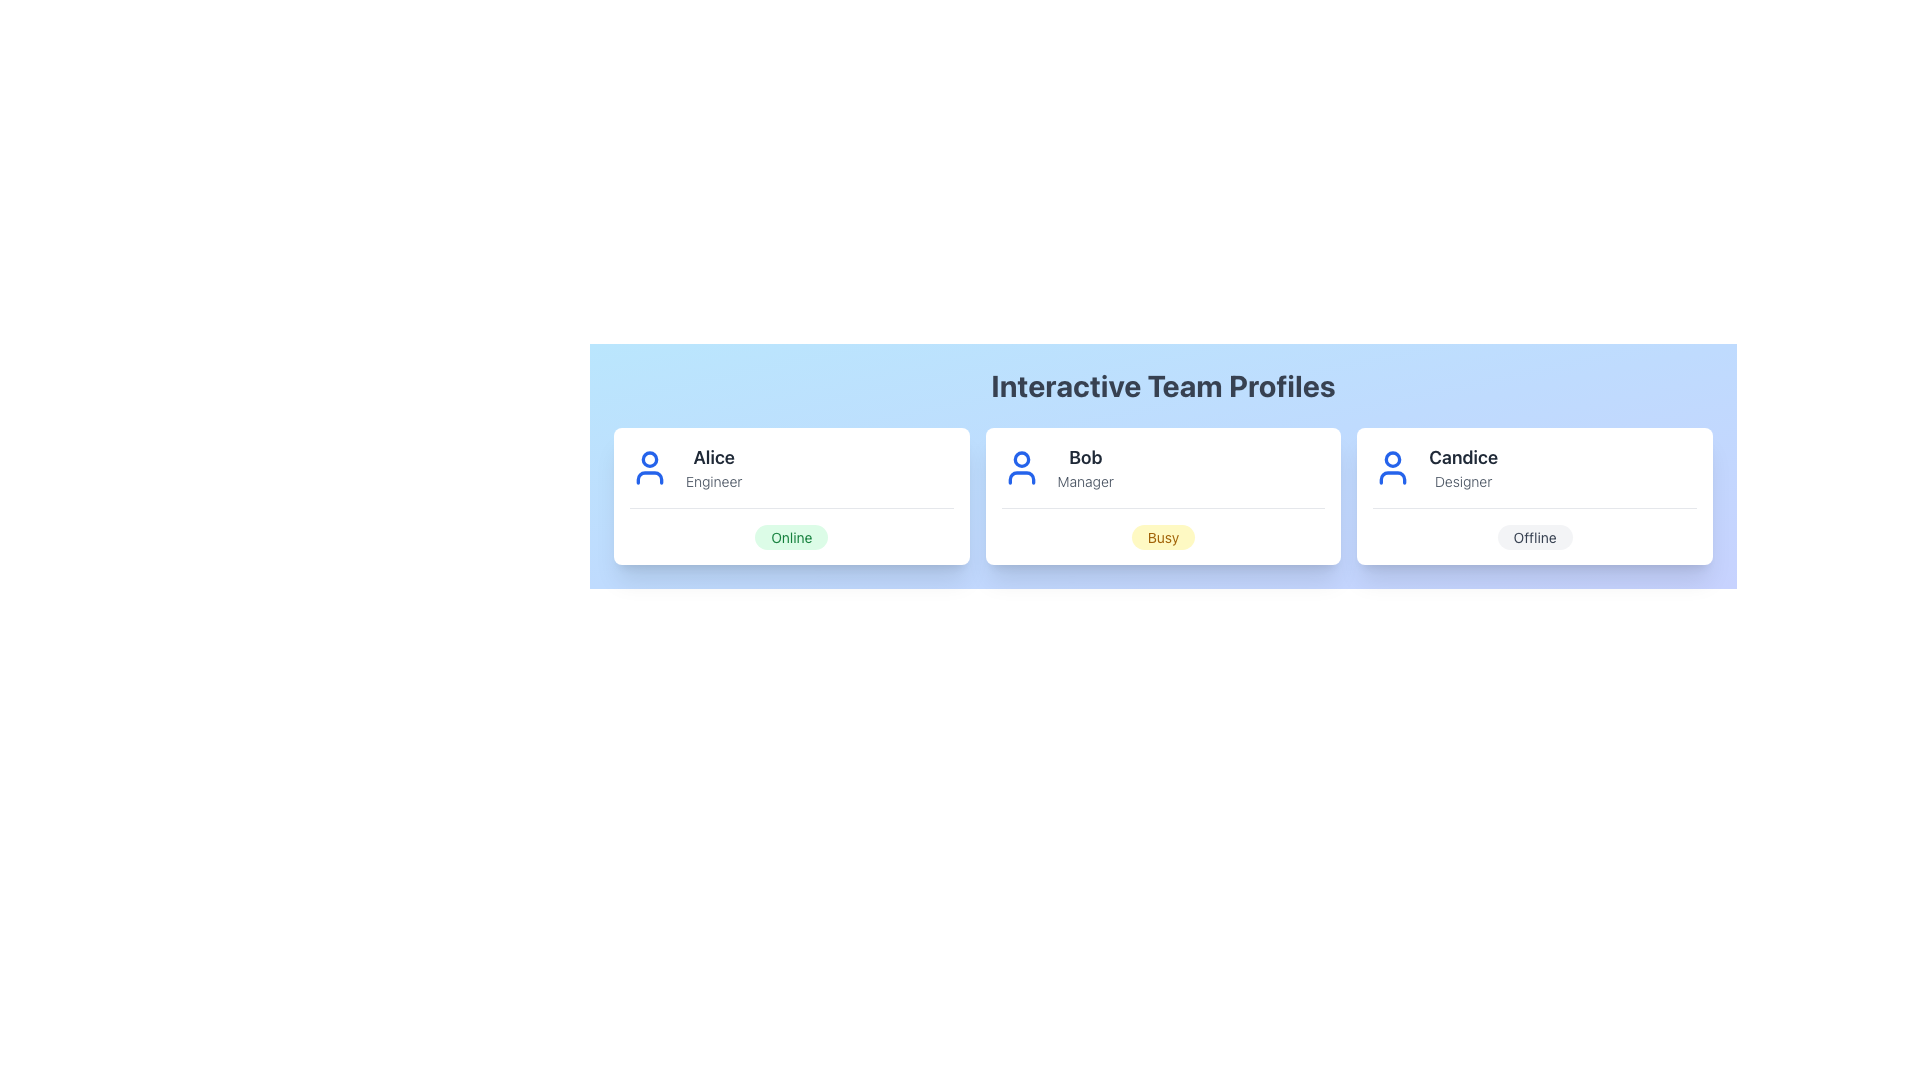 This screenshot has width=1920, height=1080. I want to click on the circular node at the top of the profile icon for 'Bob', which represents the user's head and has a blue stroke color, so click(1021, 459).